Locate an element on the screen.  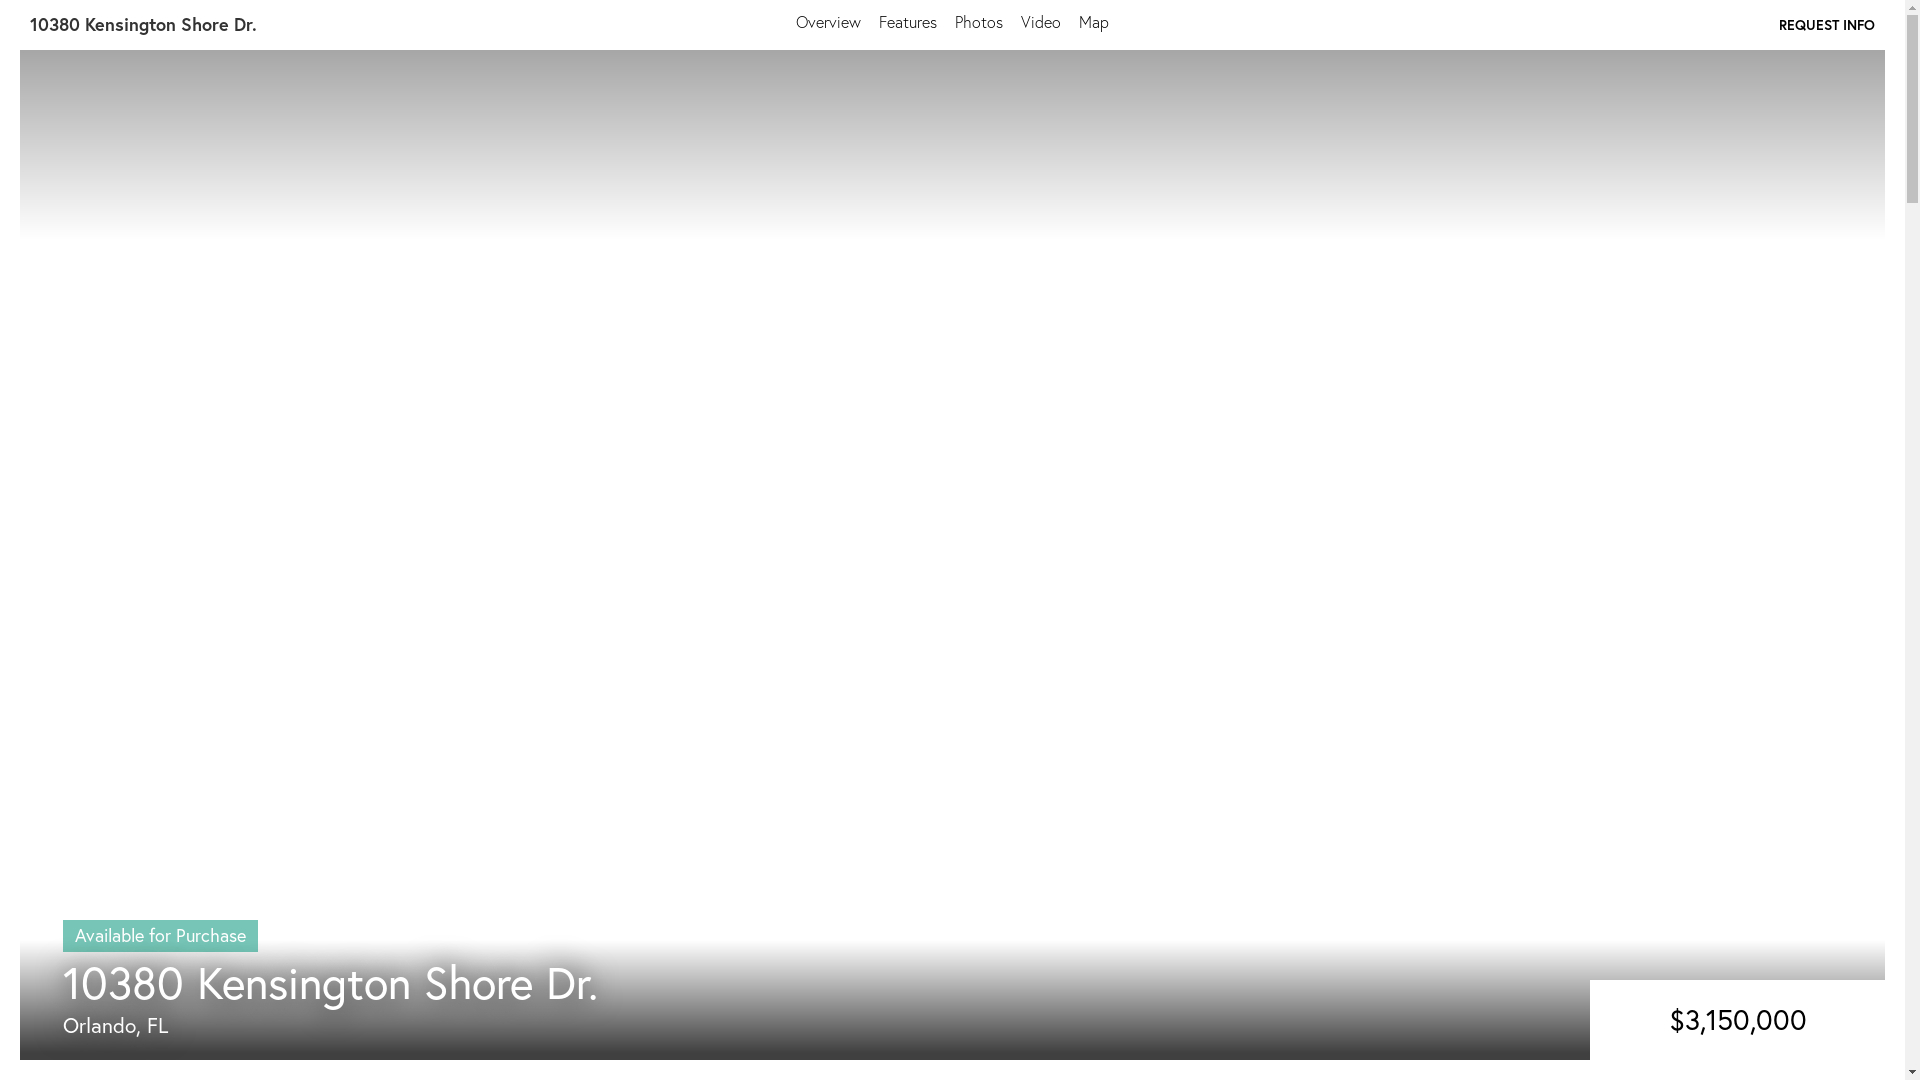
'Features' is located at coordinates (878, 21).